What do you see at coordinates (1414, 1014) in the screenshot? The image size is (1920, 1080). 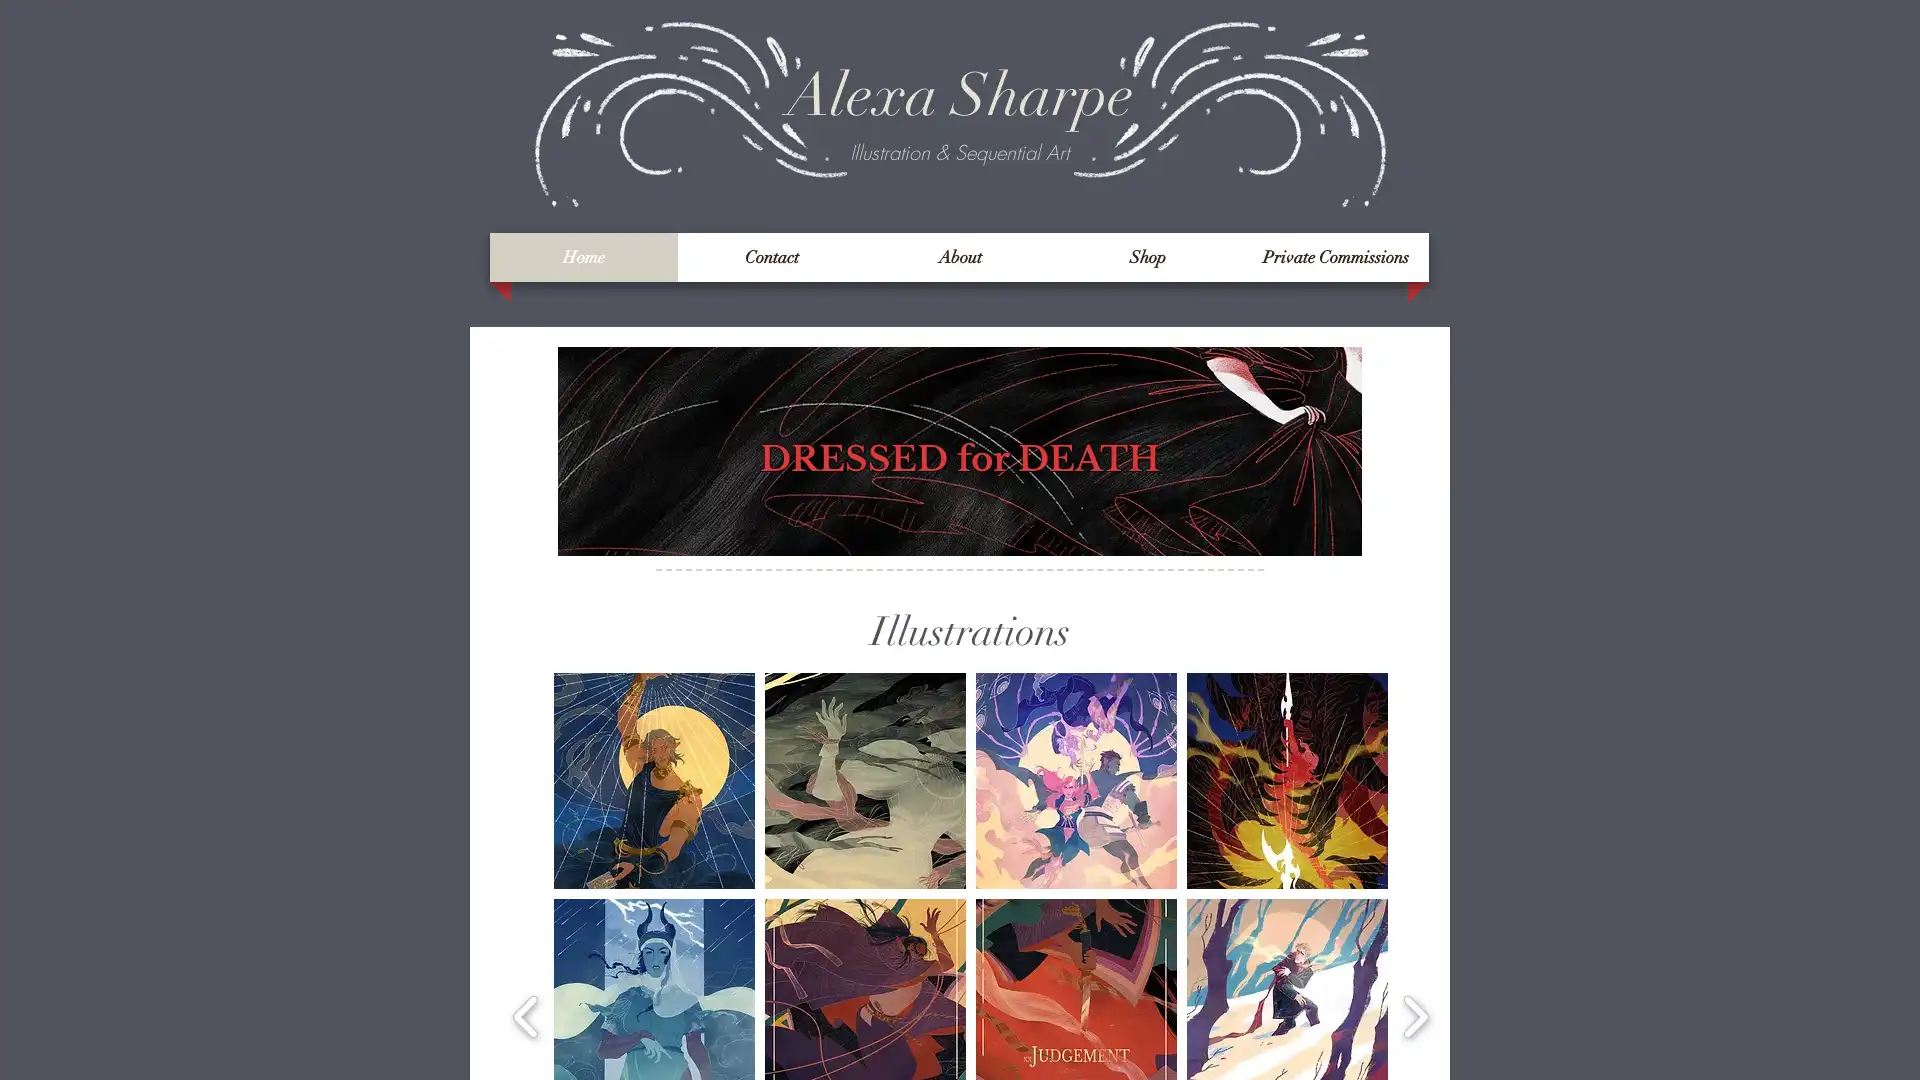 I see `next` at bounding box center [1414, 1014].